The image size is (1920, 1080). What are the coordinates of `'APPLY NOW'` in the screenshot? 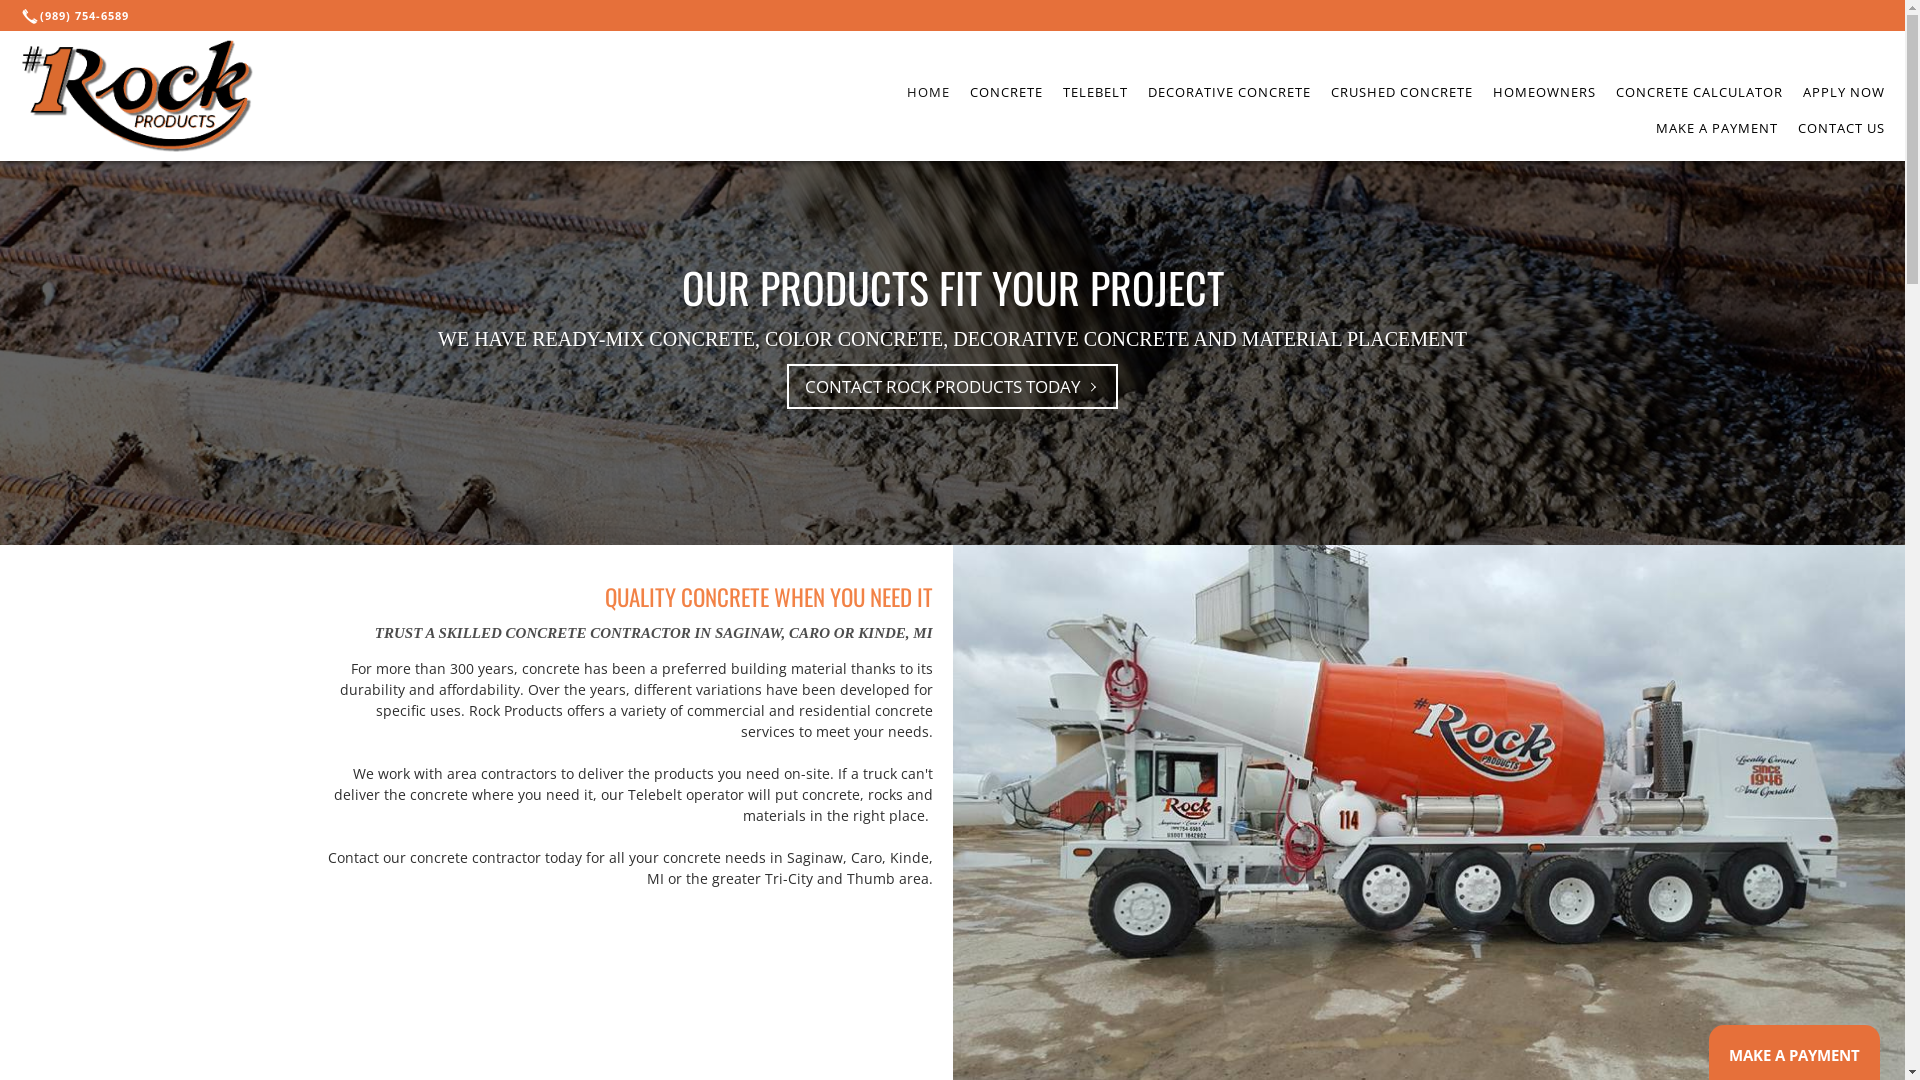 It's located at (1842, 92).